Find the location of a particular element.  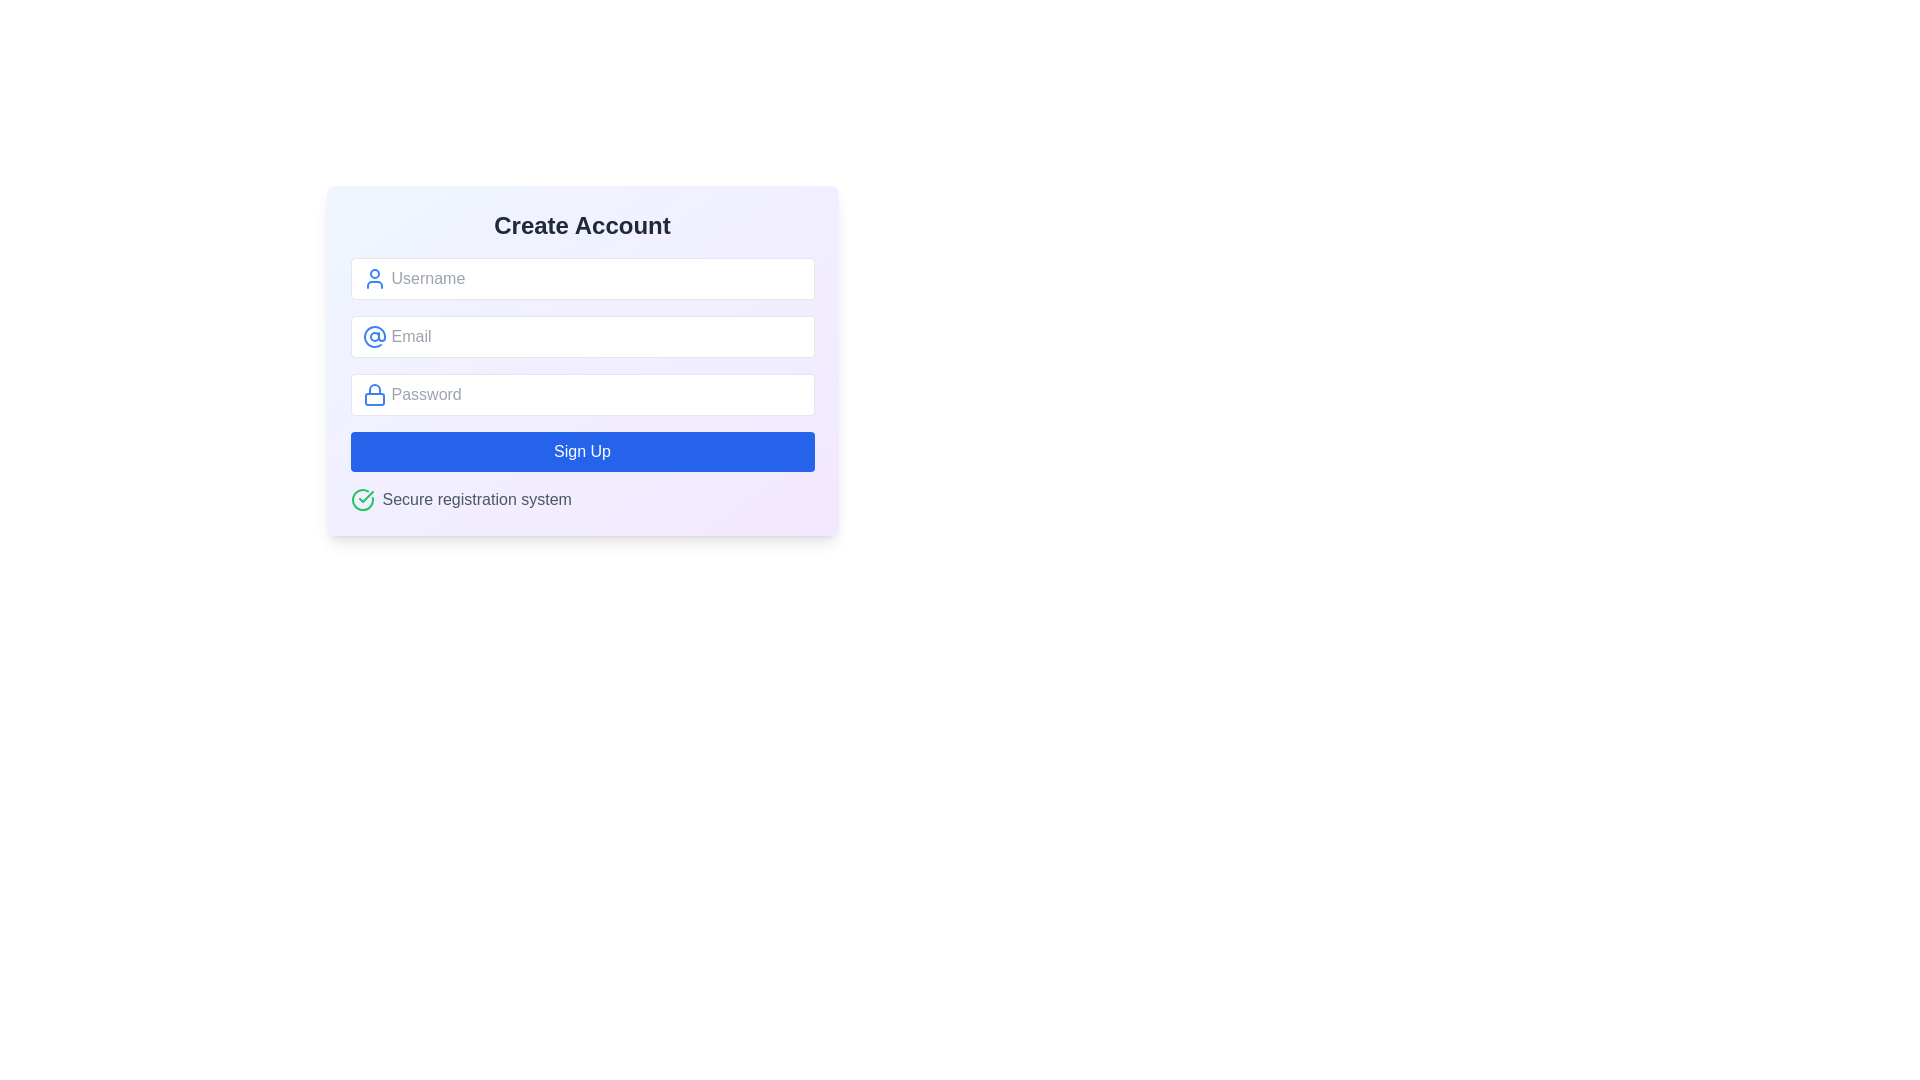

the Username input field, which is the first interactive input field in a vertically stacked group within the form is located at coordinates (581, 278).